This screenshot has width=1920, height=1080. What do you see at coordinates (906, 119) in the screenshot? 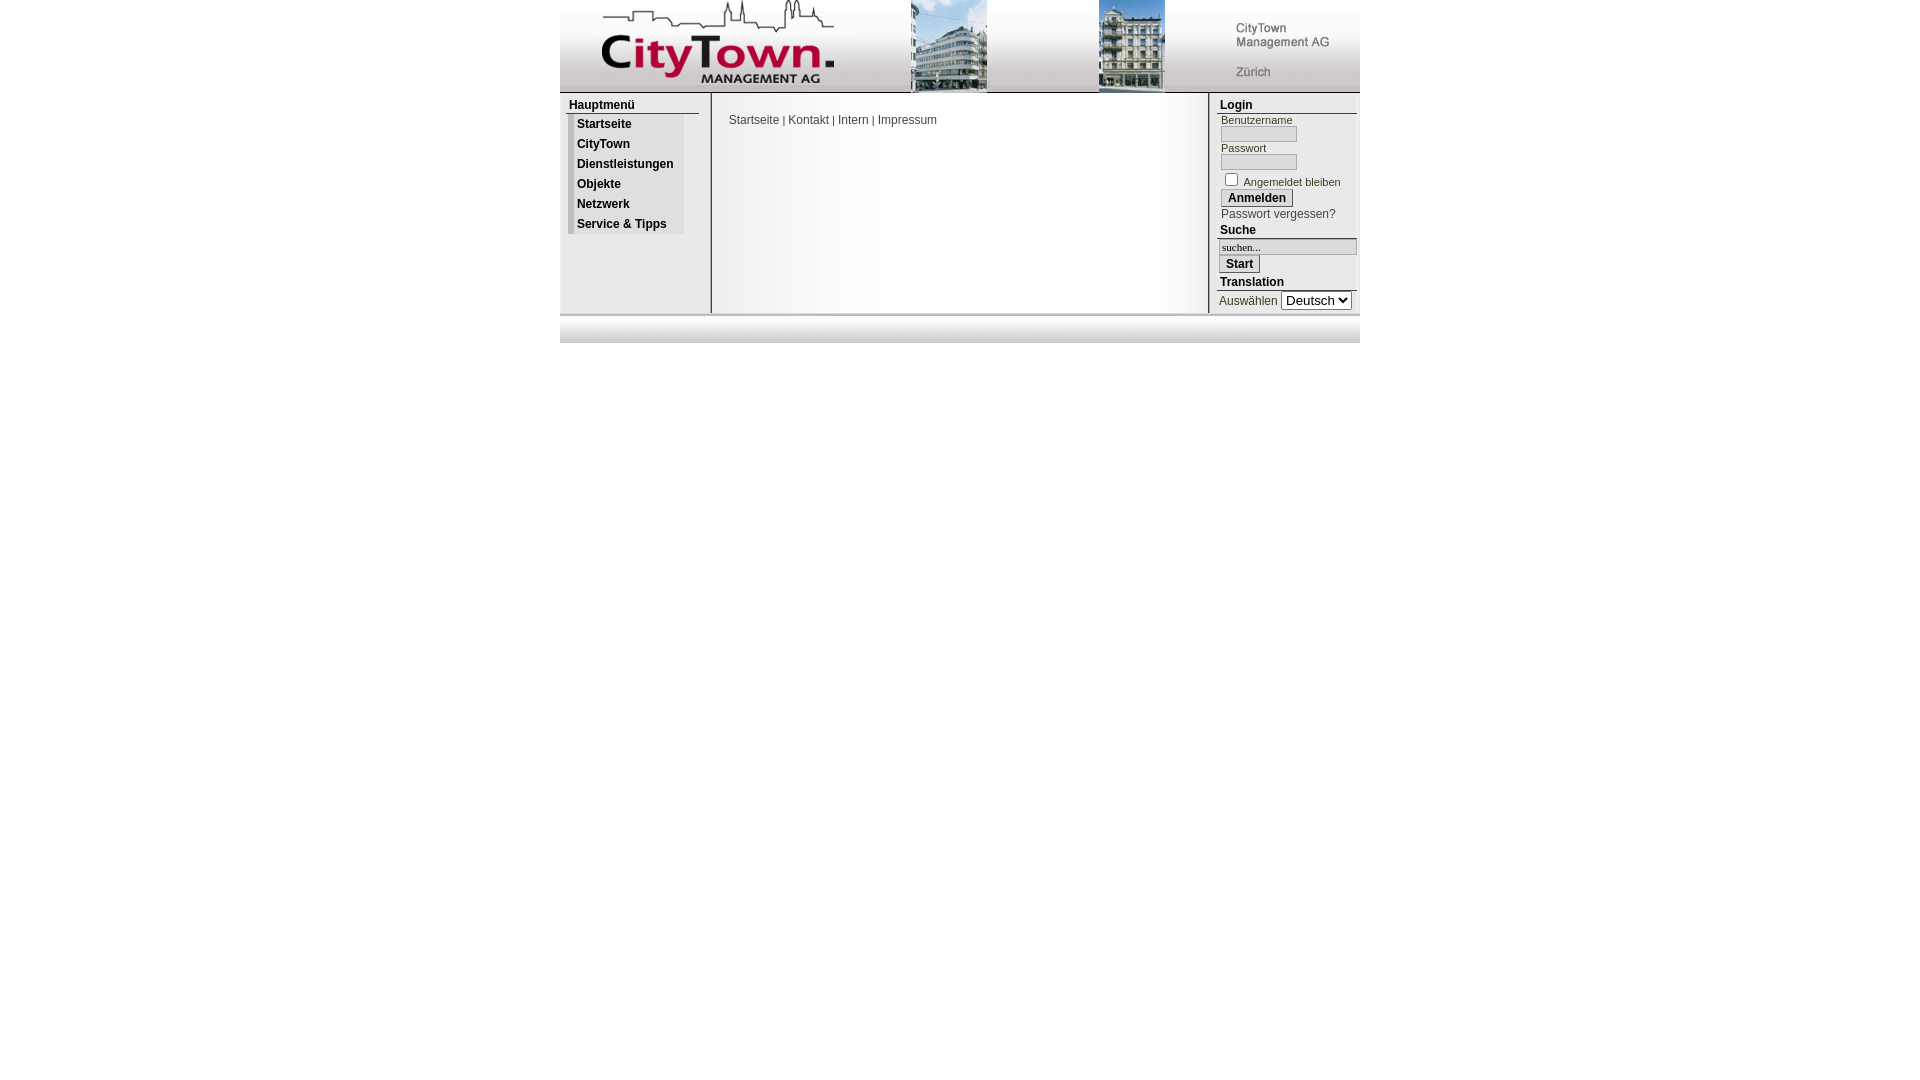
I see `'Impressum'` at bounding box center [906, 119].